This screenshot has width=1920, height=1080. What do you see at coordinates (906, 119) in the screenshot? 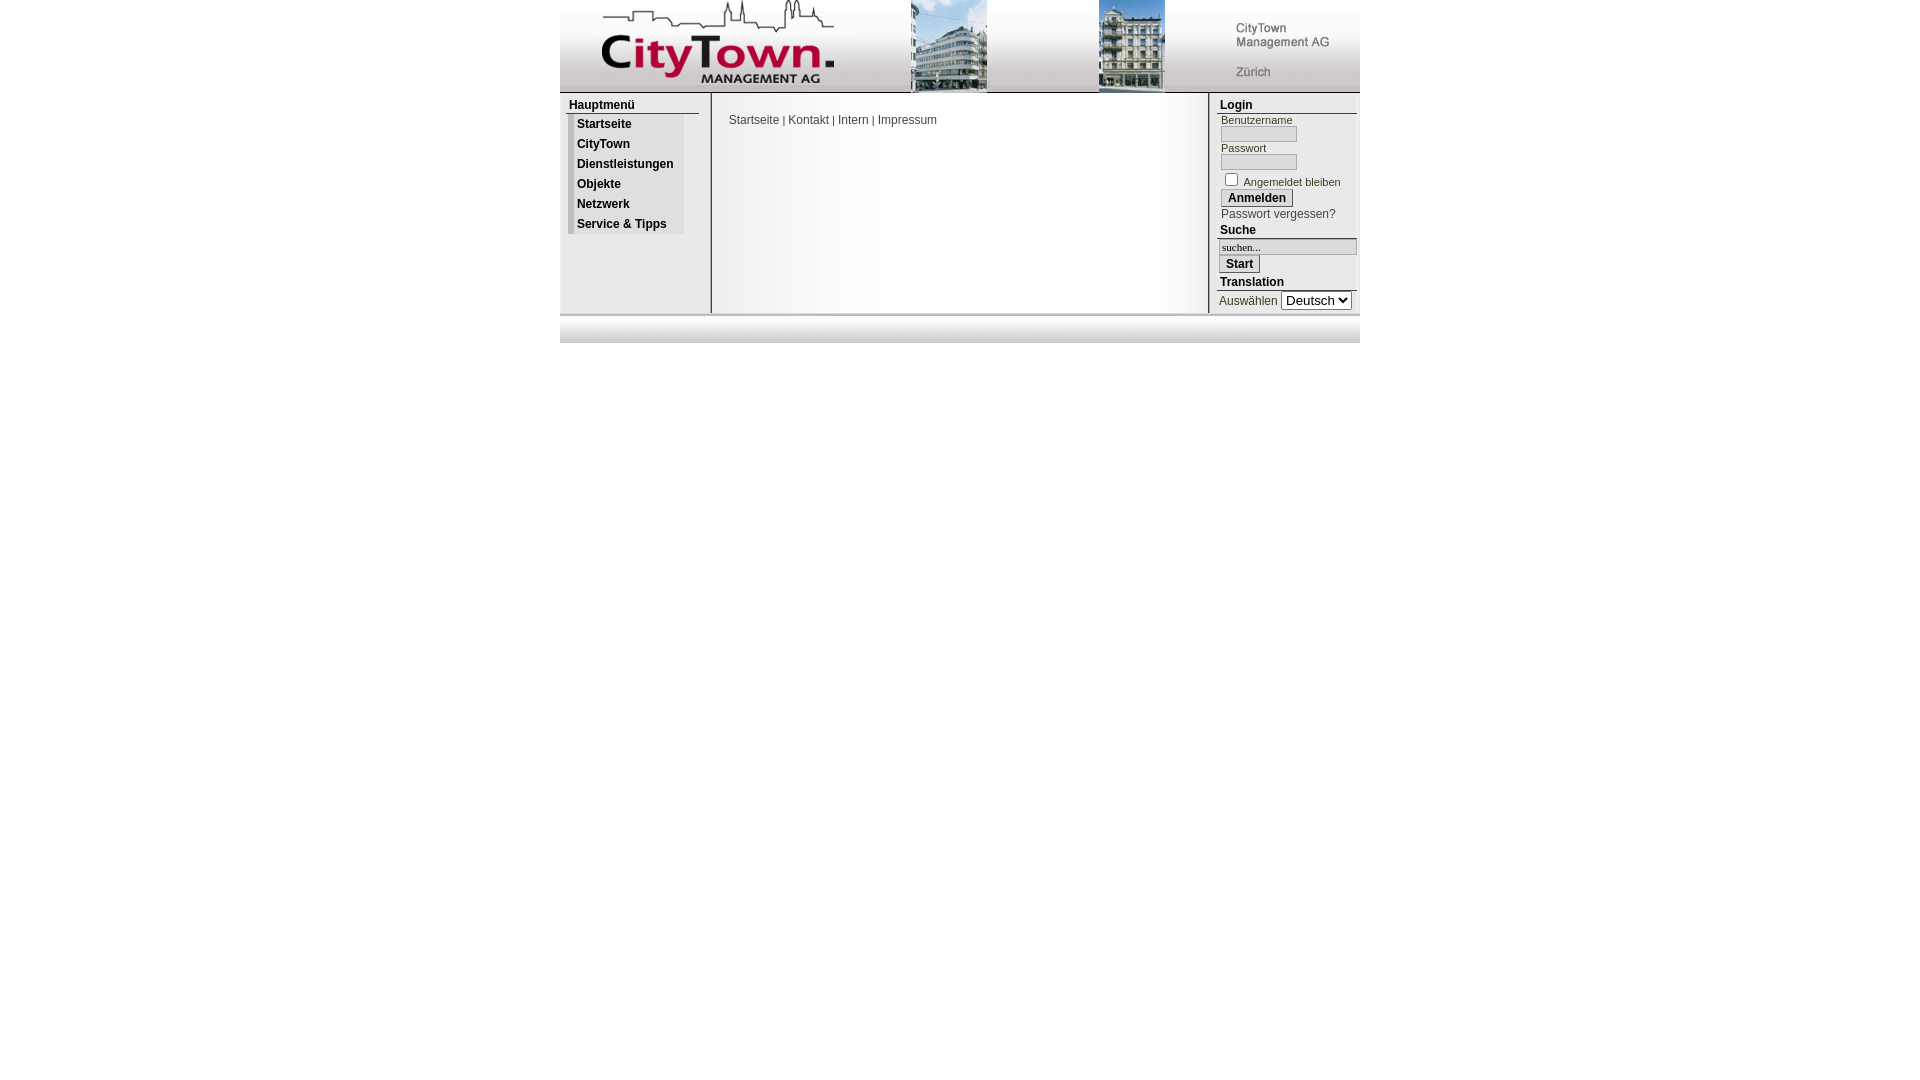
I see `'Impressum'` at bounding box center [906, 119].